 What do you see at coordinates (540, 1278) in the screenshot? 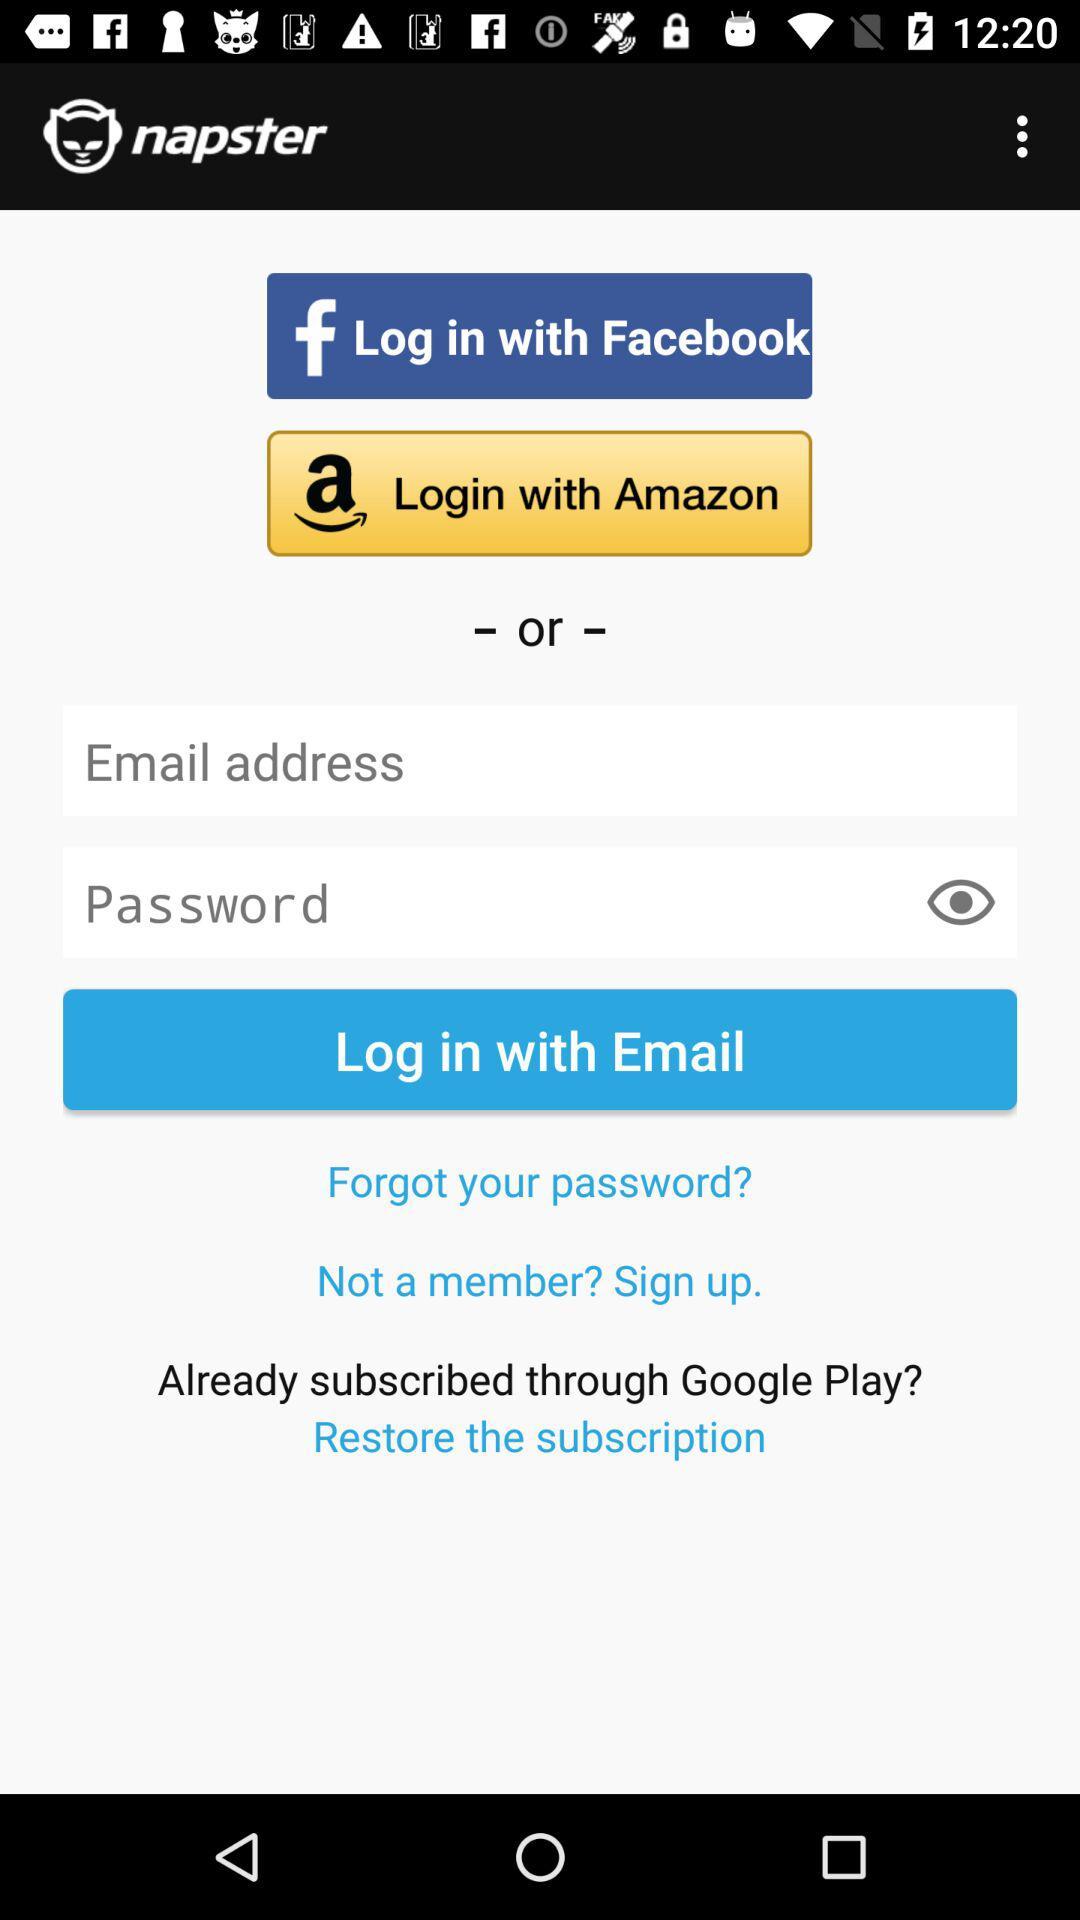
I see `the not a member` at bounding box center [540, 1278].